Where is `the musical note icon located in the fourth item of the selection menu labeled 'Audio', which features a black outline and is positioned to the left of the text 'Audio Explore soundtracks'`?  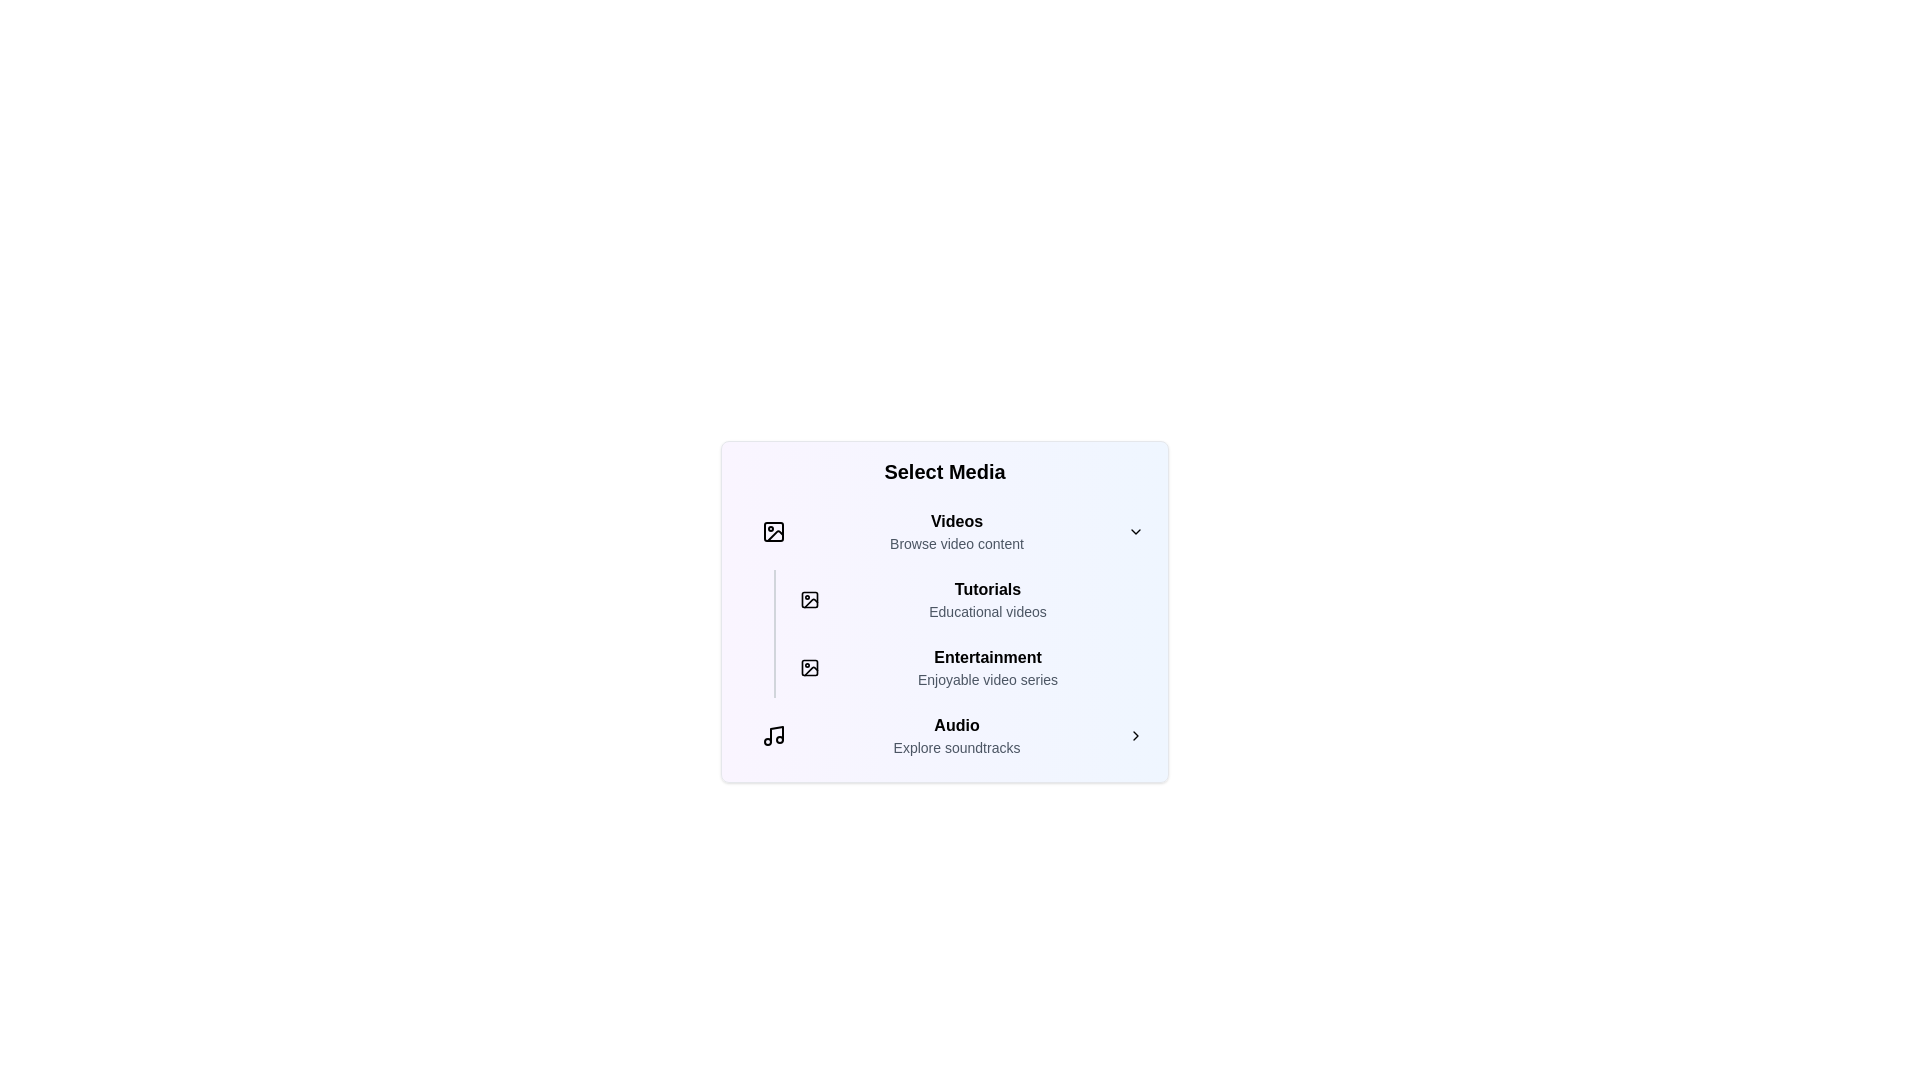
the musical note icon located in the fourth item of the selection menu labeled 'Audio', which features a black outline and is positioned to the left of the text 'Audio Explore soundtracks' is located at coordinates (772, 736).